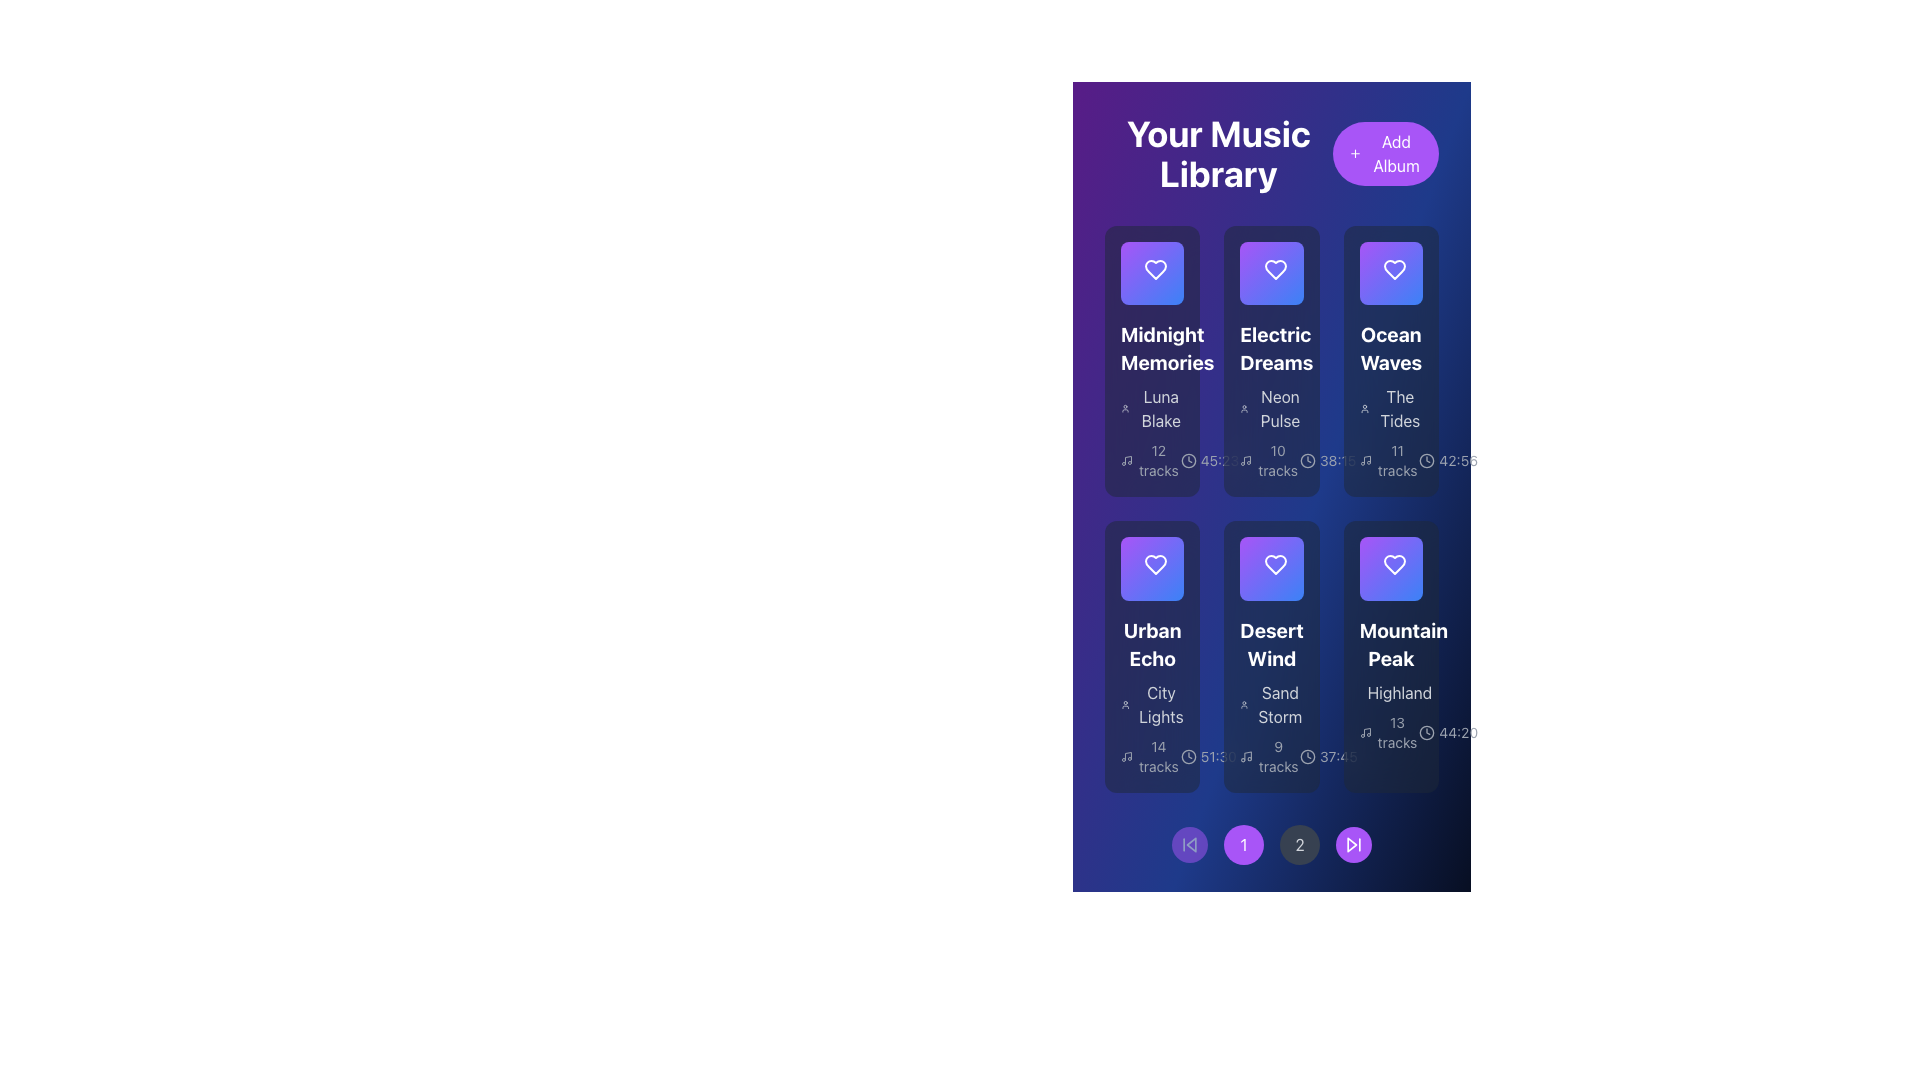  Describe the element at coordinates (1388, 461) in the screenshot. I see `the static text label that indicates the number of tracks available in the album 'Ocean Waves', located beneath 'The Tides' in the third column of the grid layout` at that location.